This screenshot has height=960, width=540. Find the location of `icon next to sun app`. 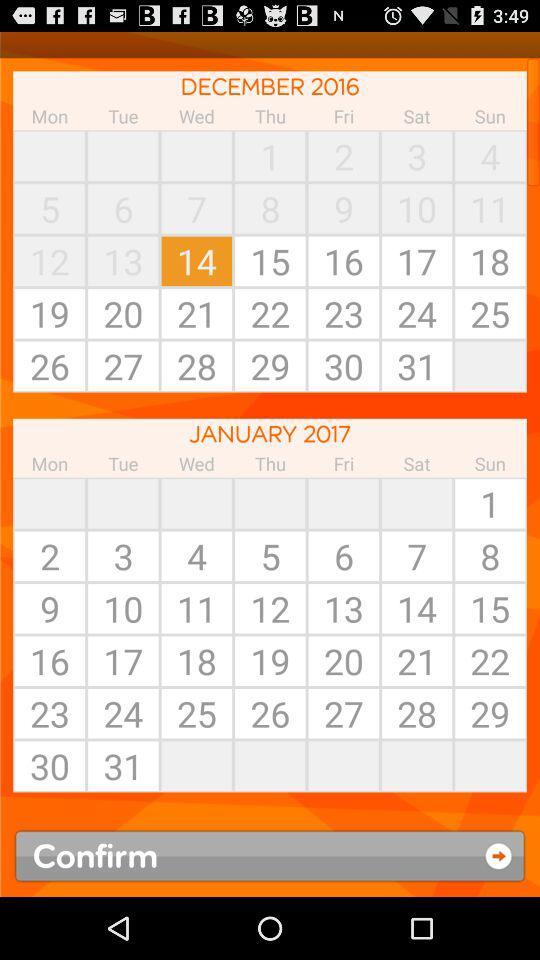

icon next to sun app is located at coordinates (416, 502).